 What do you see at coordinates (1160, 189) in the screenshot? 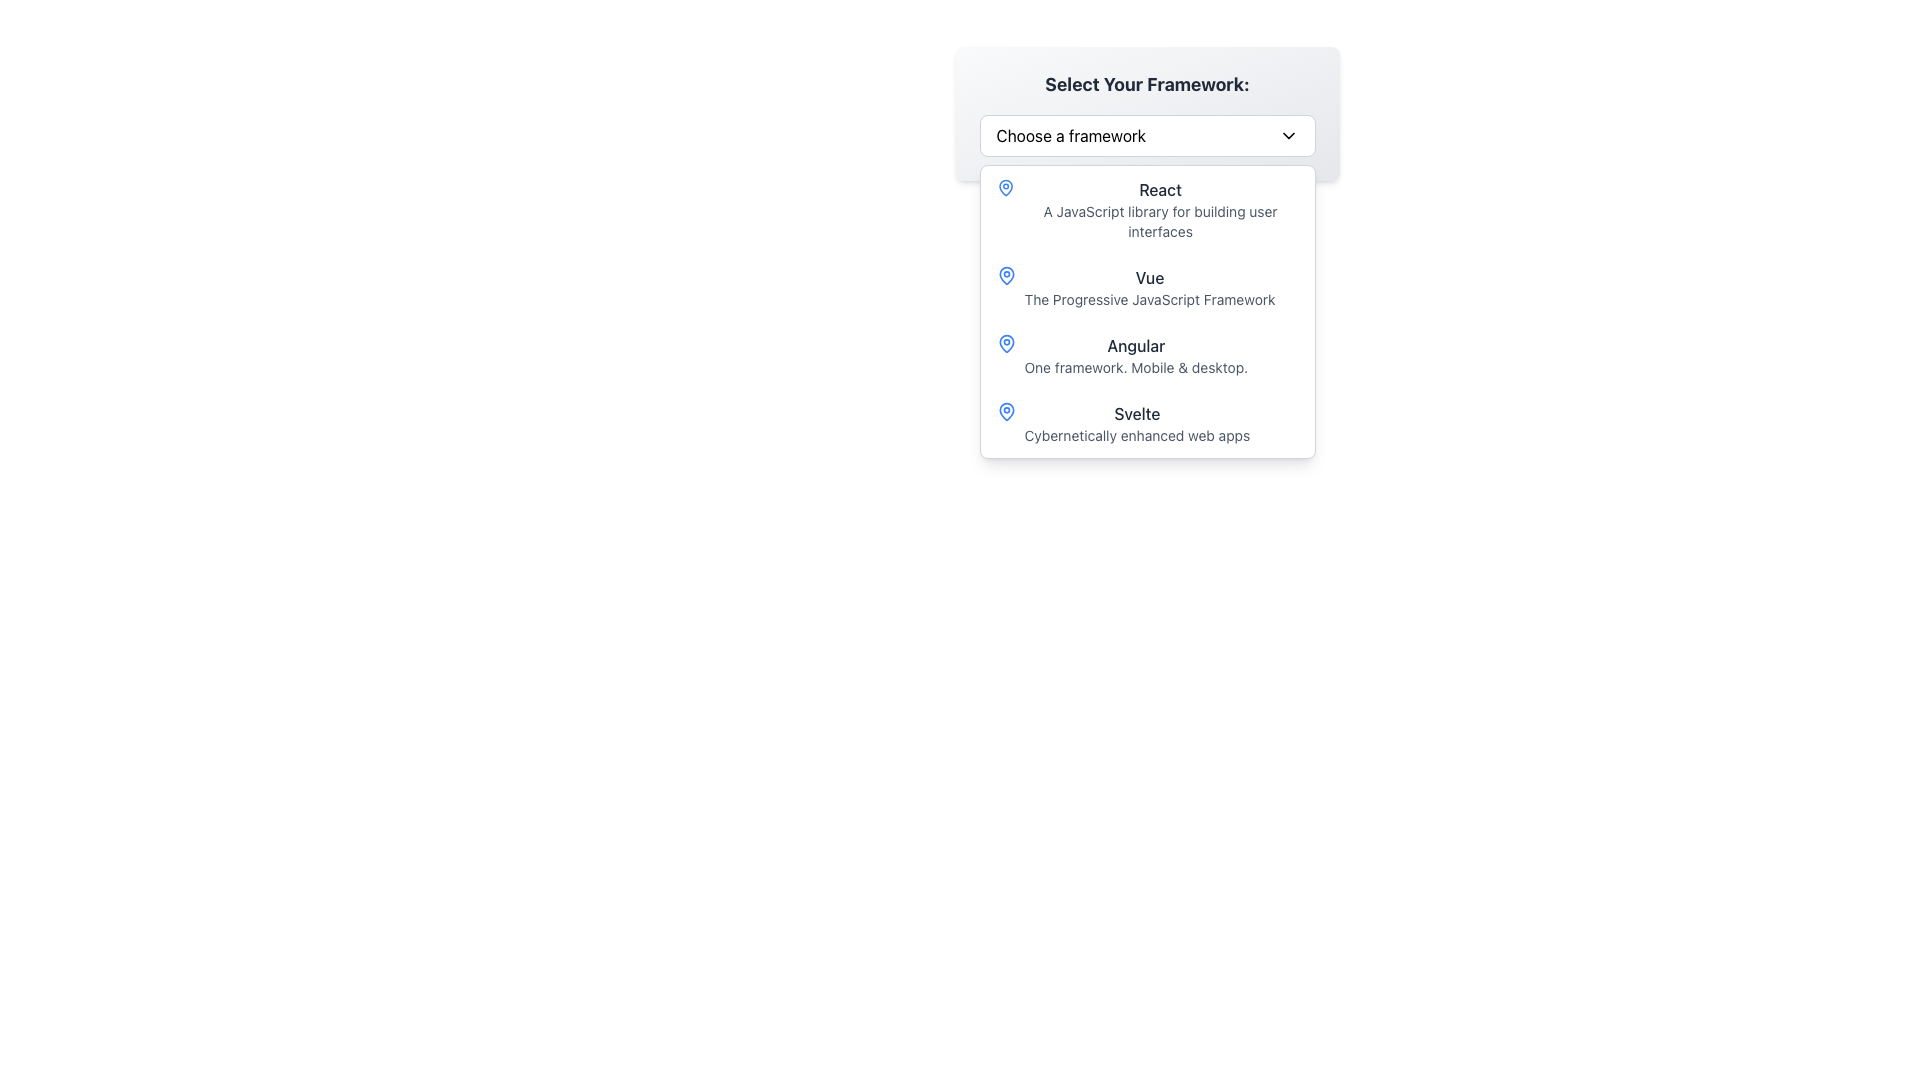
I see `the 'React' label in the dropdown menu titled 'Select Your Framework', which displays the word 'React' in a medium-weight font and dark gray color` at bounding box center [1160, 189].